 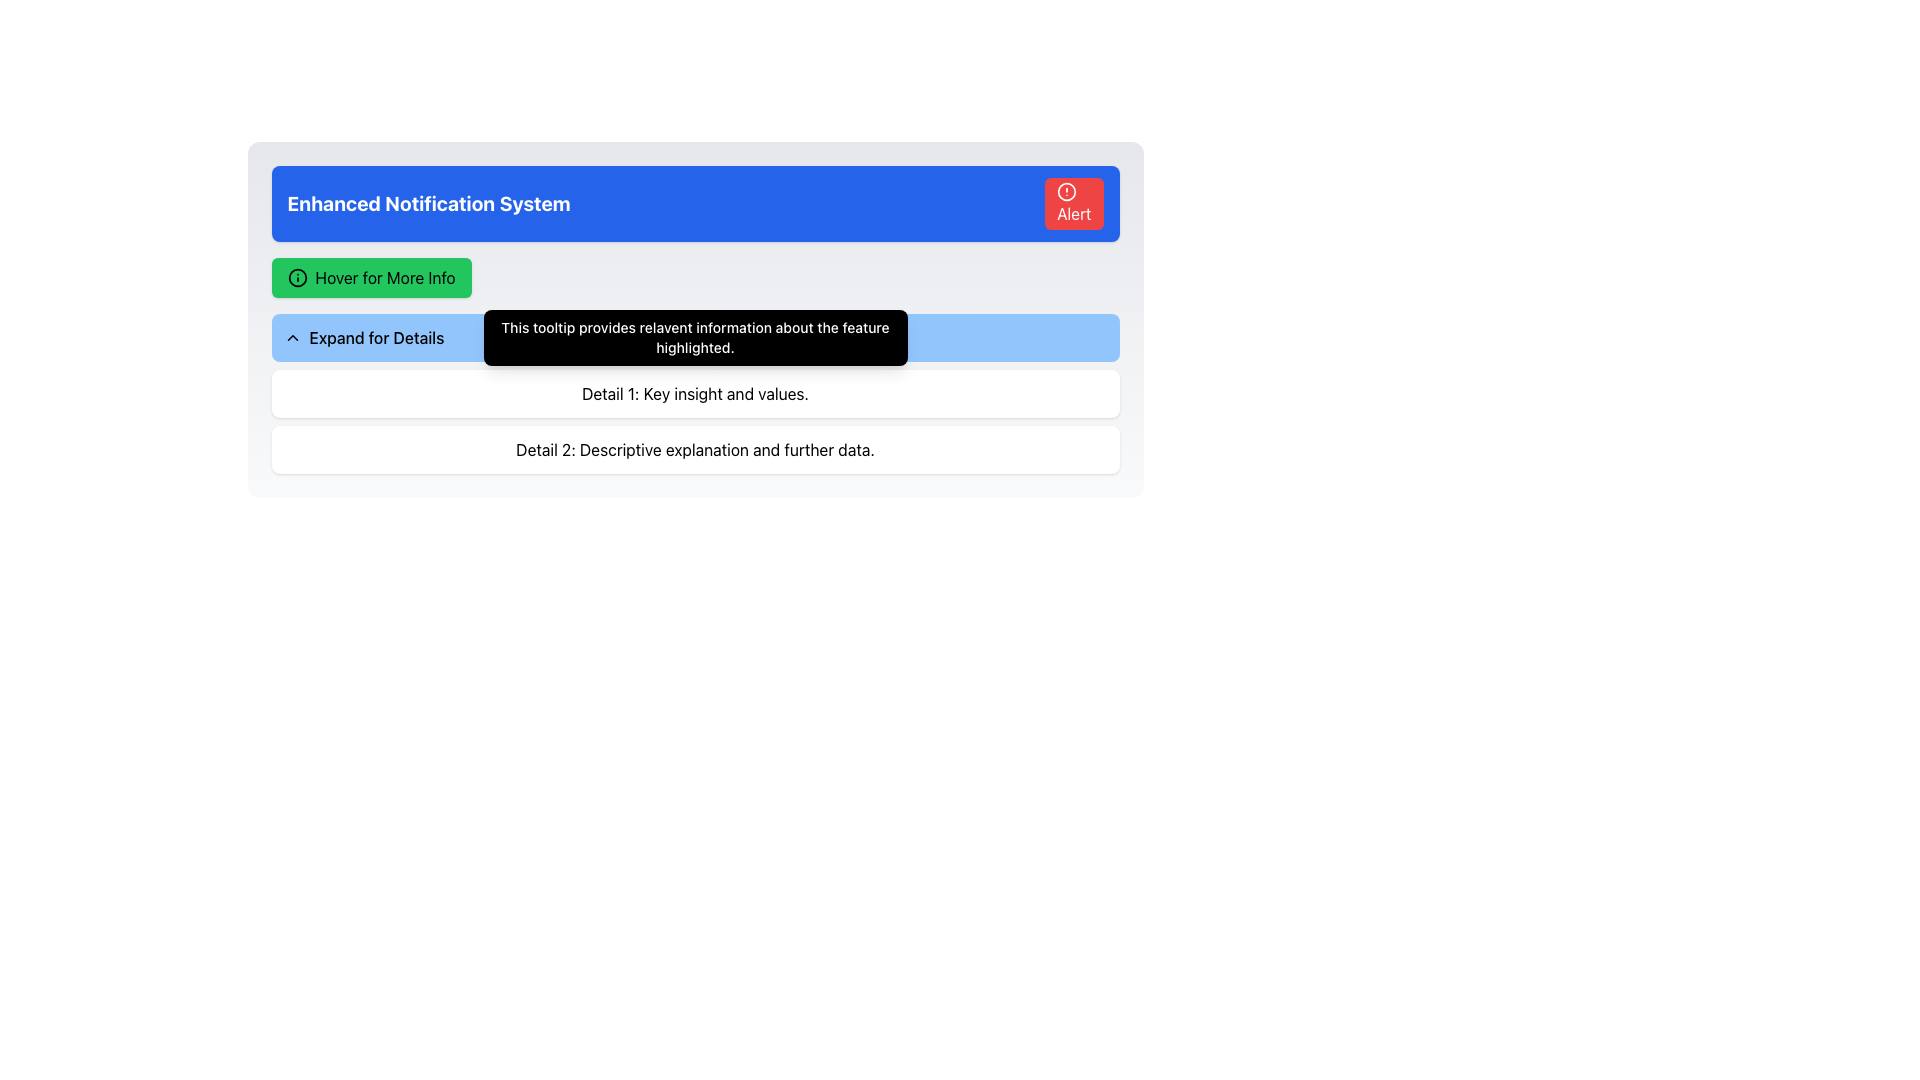 What do you see at coordinates (428, 204) in the screenshot?
I see `the bold text label displaying 'Enhanced Notification System' located on the blue background at the top-left corner of the interface` at bounding box center [428, 204].